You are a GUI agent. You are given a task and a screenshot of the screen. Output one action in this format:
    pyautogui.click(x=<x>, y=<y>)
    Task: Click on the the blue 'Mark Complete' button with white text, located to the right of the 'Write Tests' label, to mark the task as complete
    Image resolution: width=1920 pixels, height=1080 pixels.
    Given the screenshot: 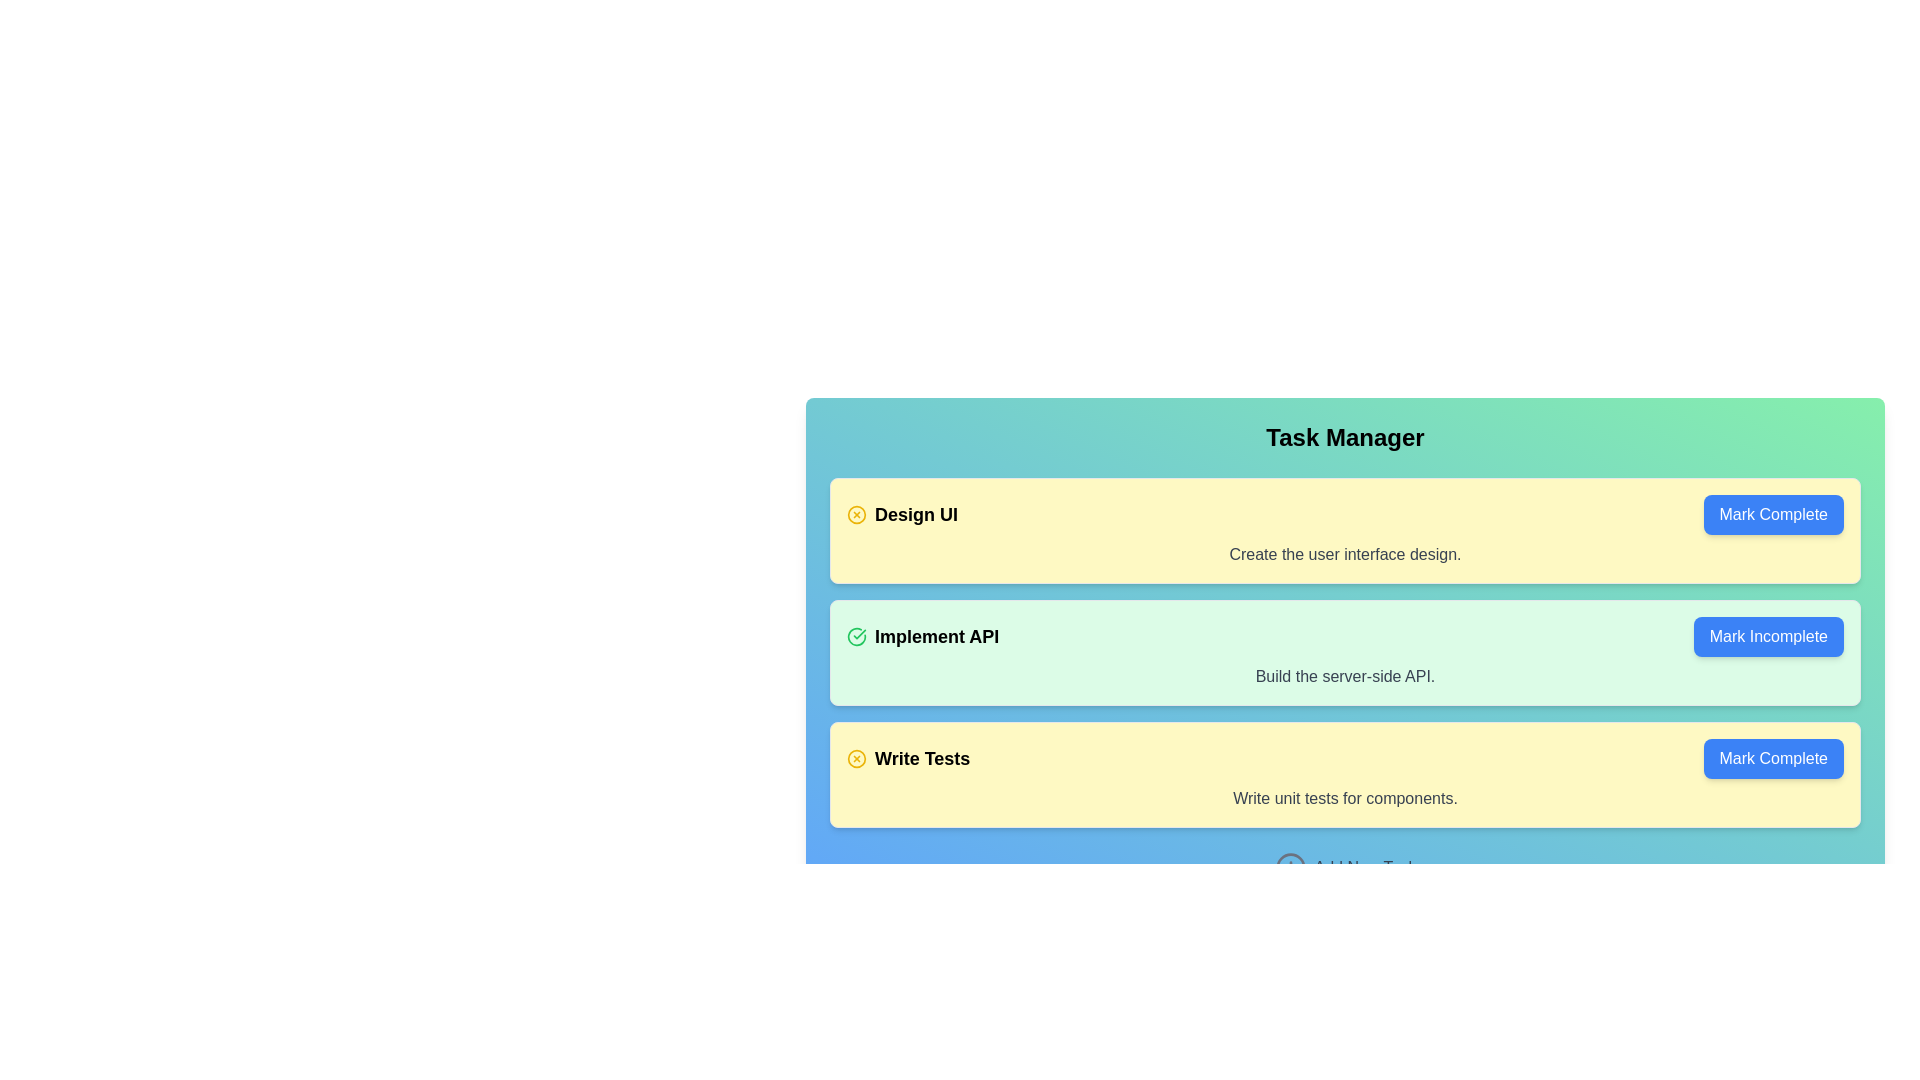 What is the action you would take?
    pyautogui.click(x=1773, y=759)
    